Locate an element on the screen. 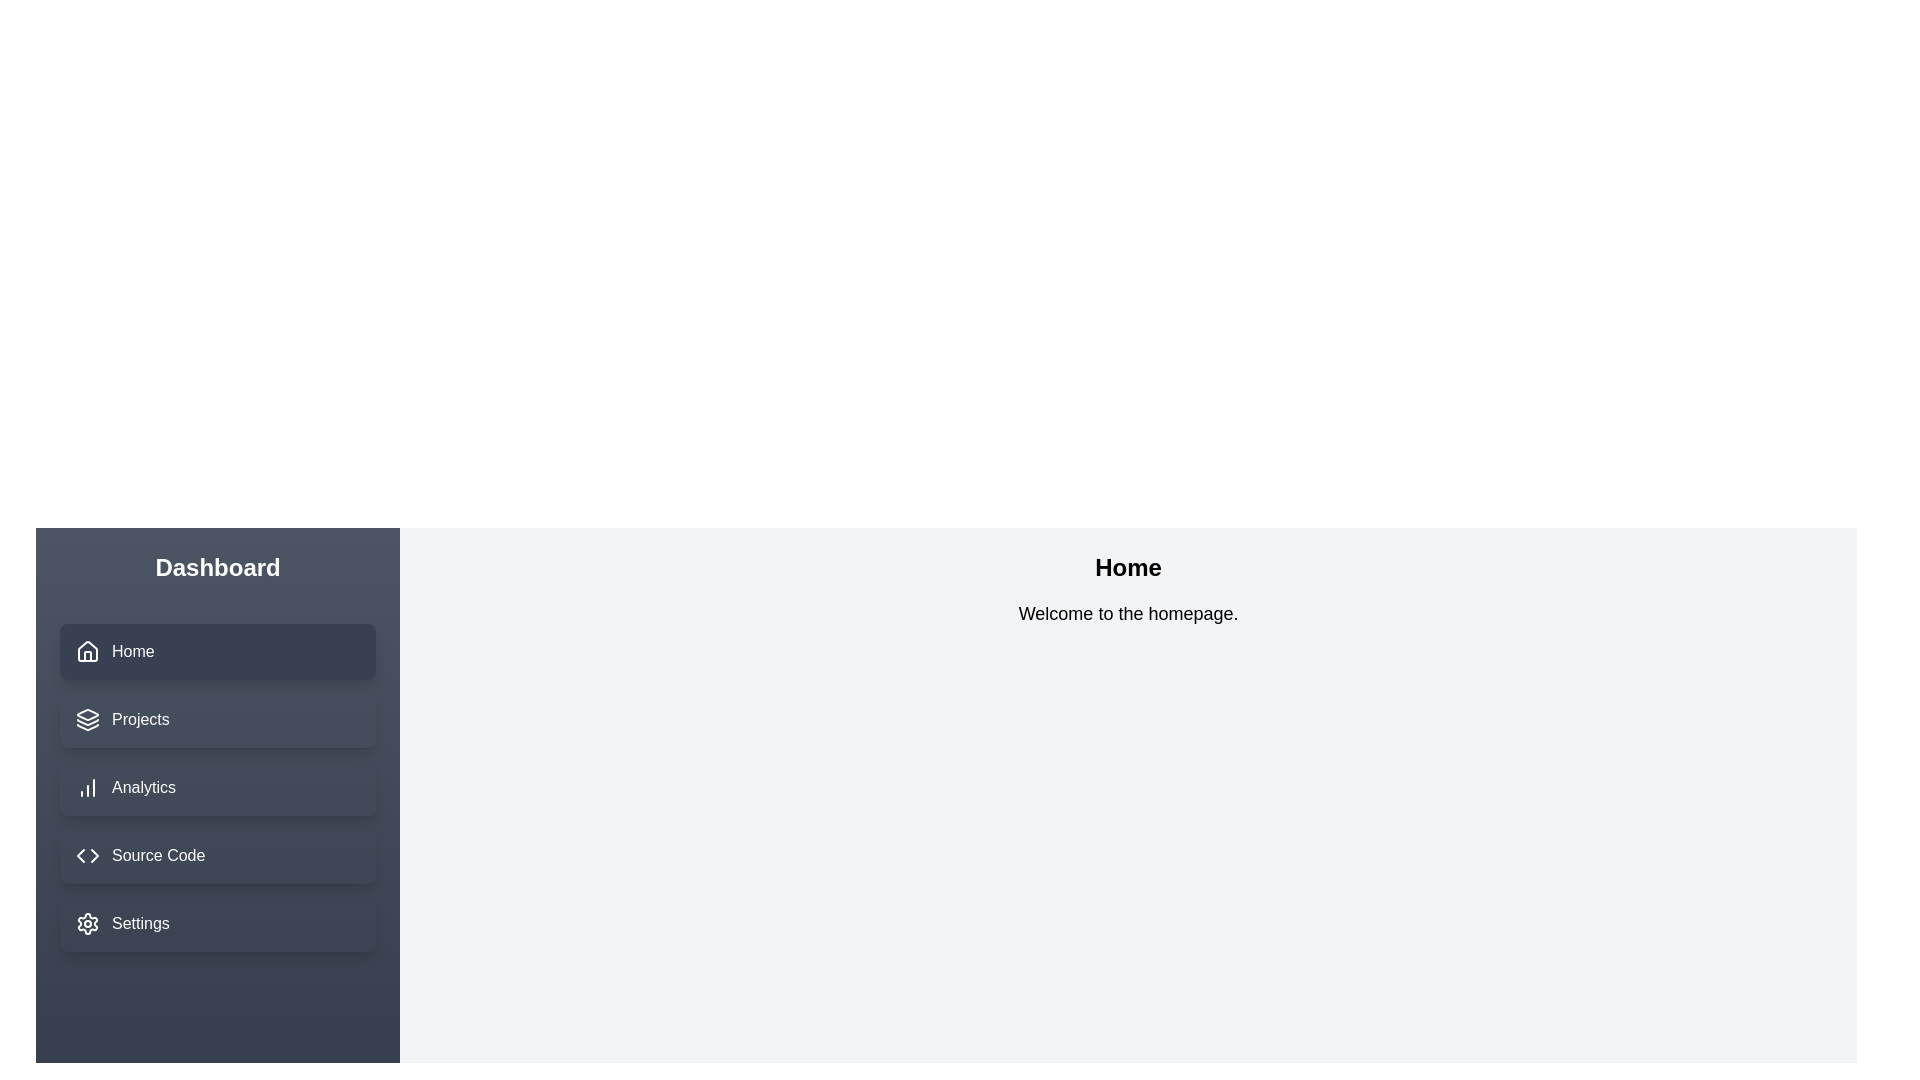 The width and height of the screenshot is (1920, 1080). the 'Settings' icon located in the navigation menu at the bottom section, adjacent to the text label 'Settings' is located at coordinates (86, 924).